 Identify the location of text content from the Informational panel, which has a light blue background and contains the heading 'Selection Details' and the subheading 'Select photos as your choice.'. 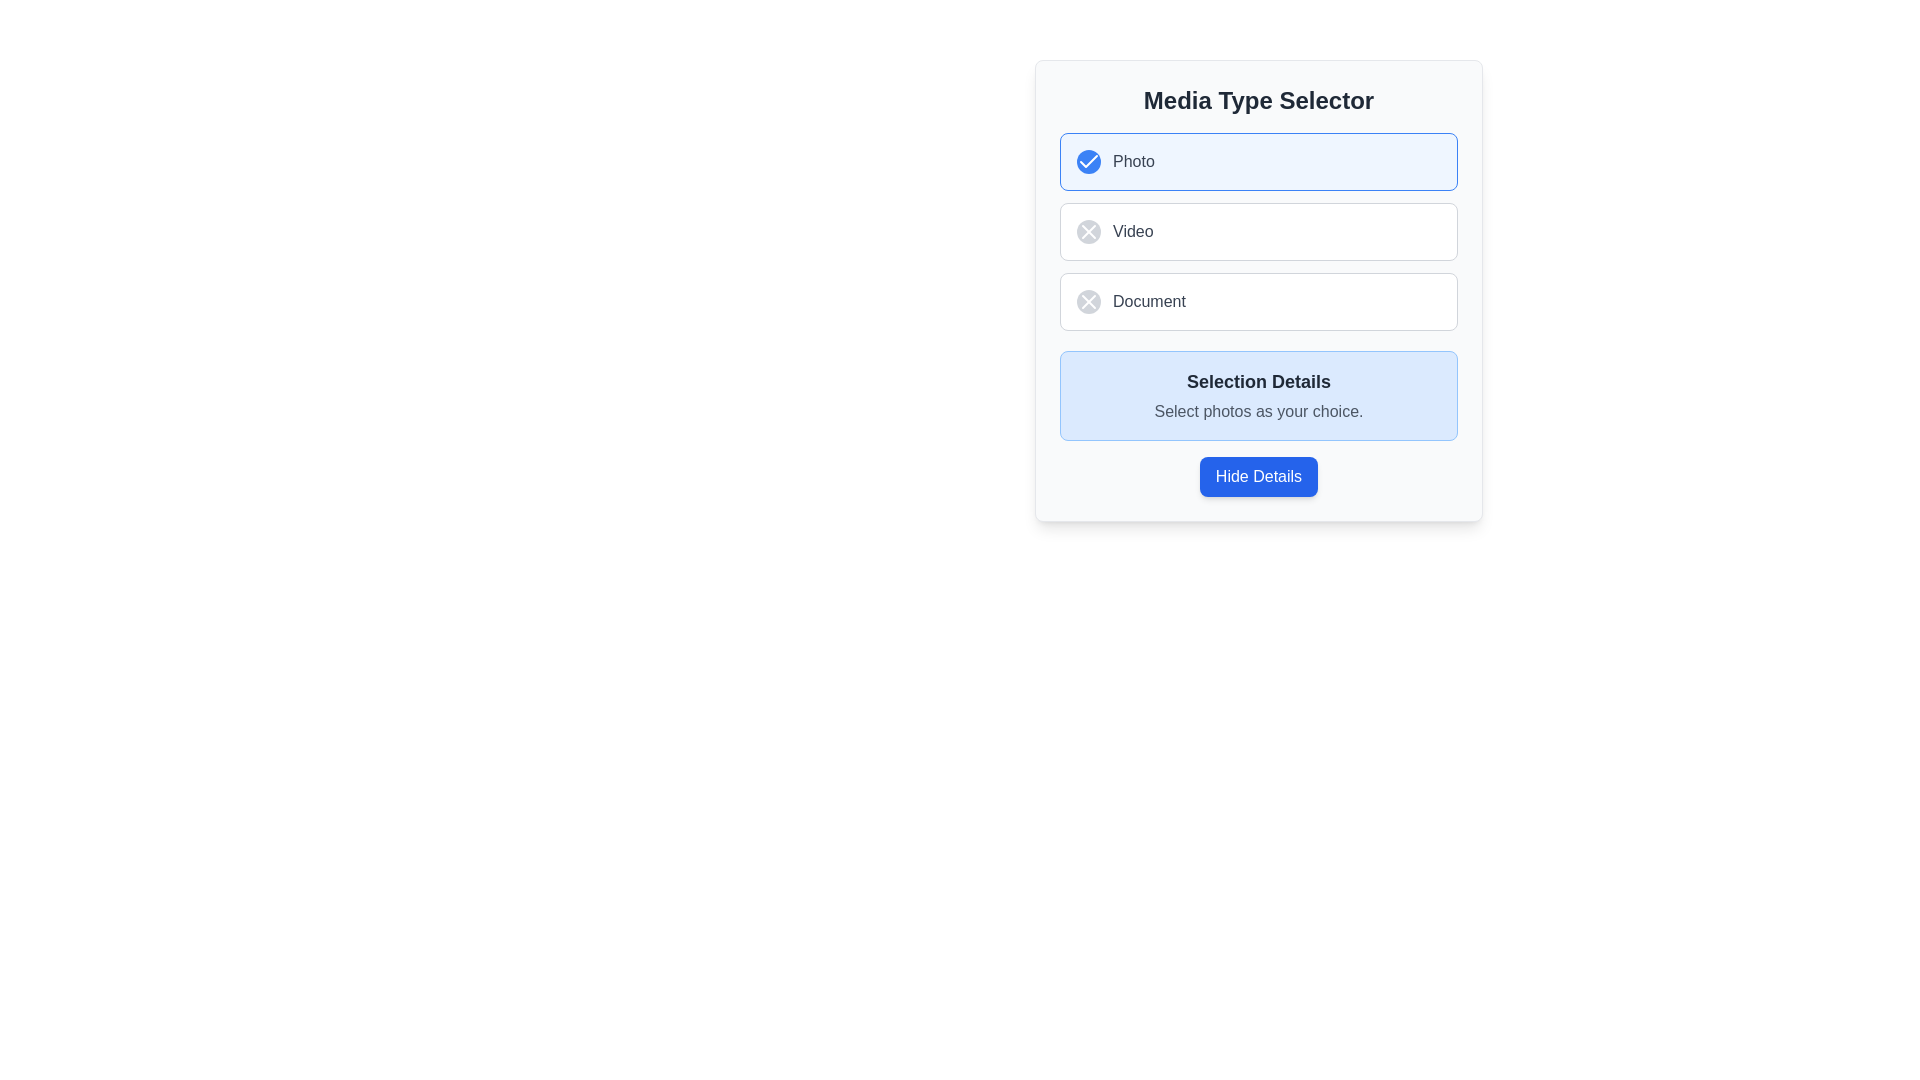
(1257, 396).